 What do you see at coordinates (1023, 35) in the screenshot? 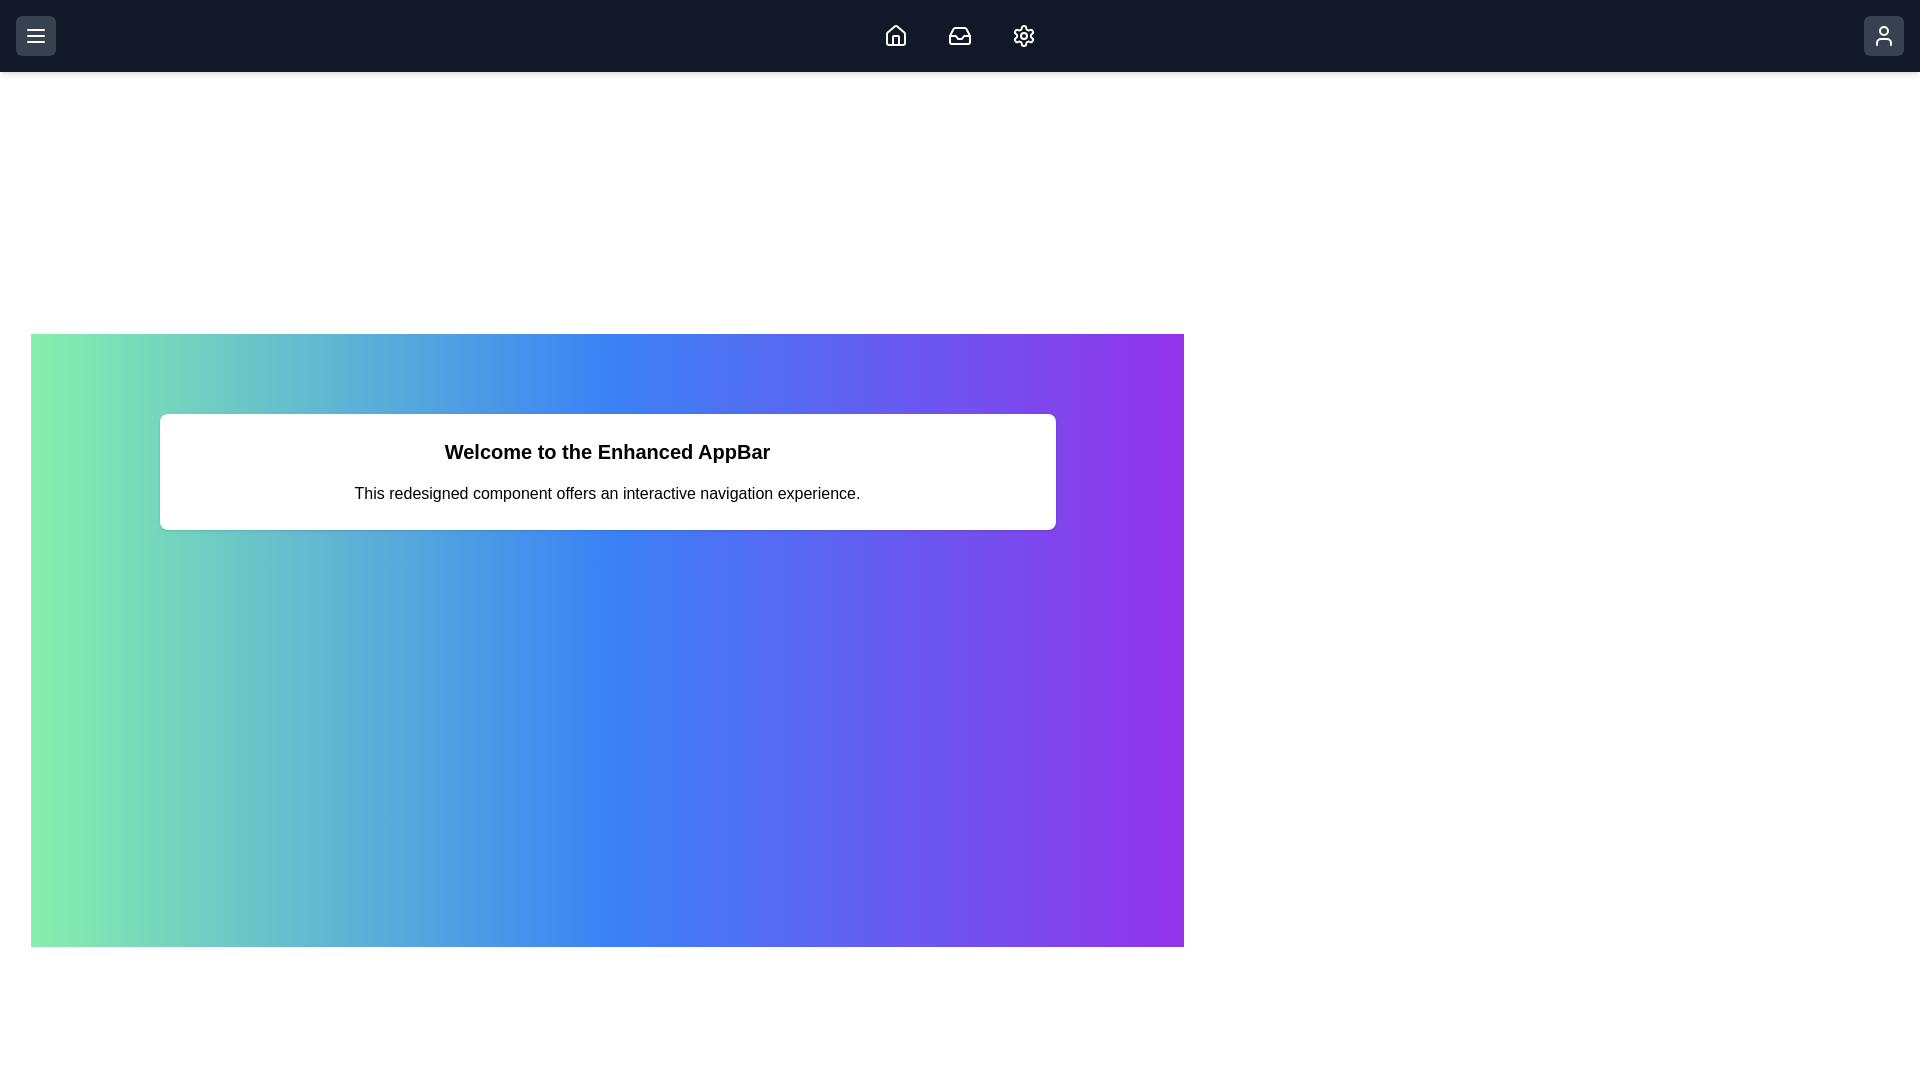
I see `the Settings icon located in the top-right corner of the AppBar` at bounding box center [1023, 35].